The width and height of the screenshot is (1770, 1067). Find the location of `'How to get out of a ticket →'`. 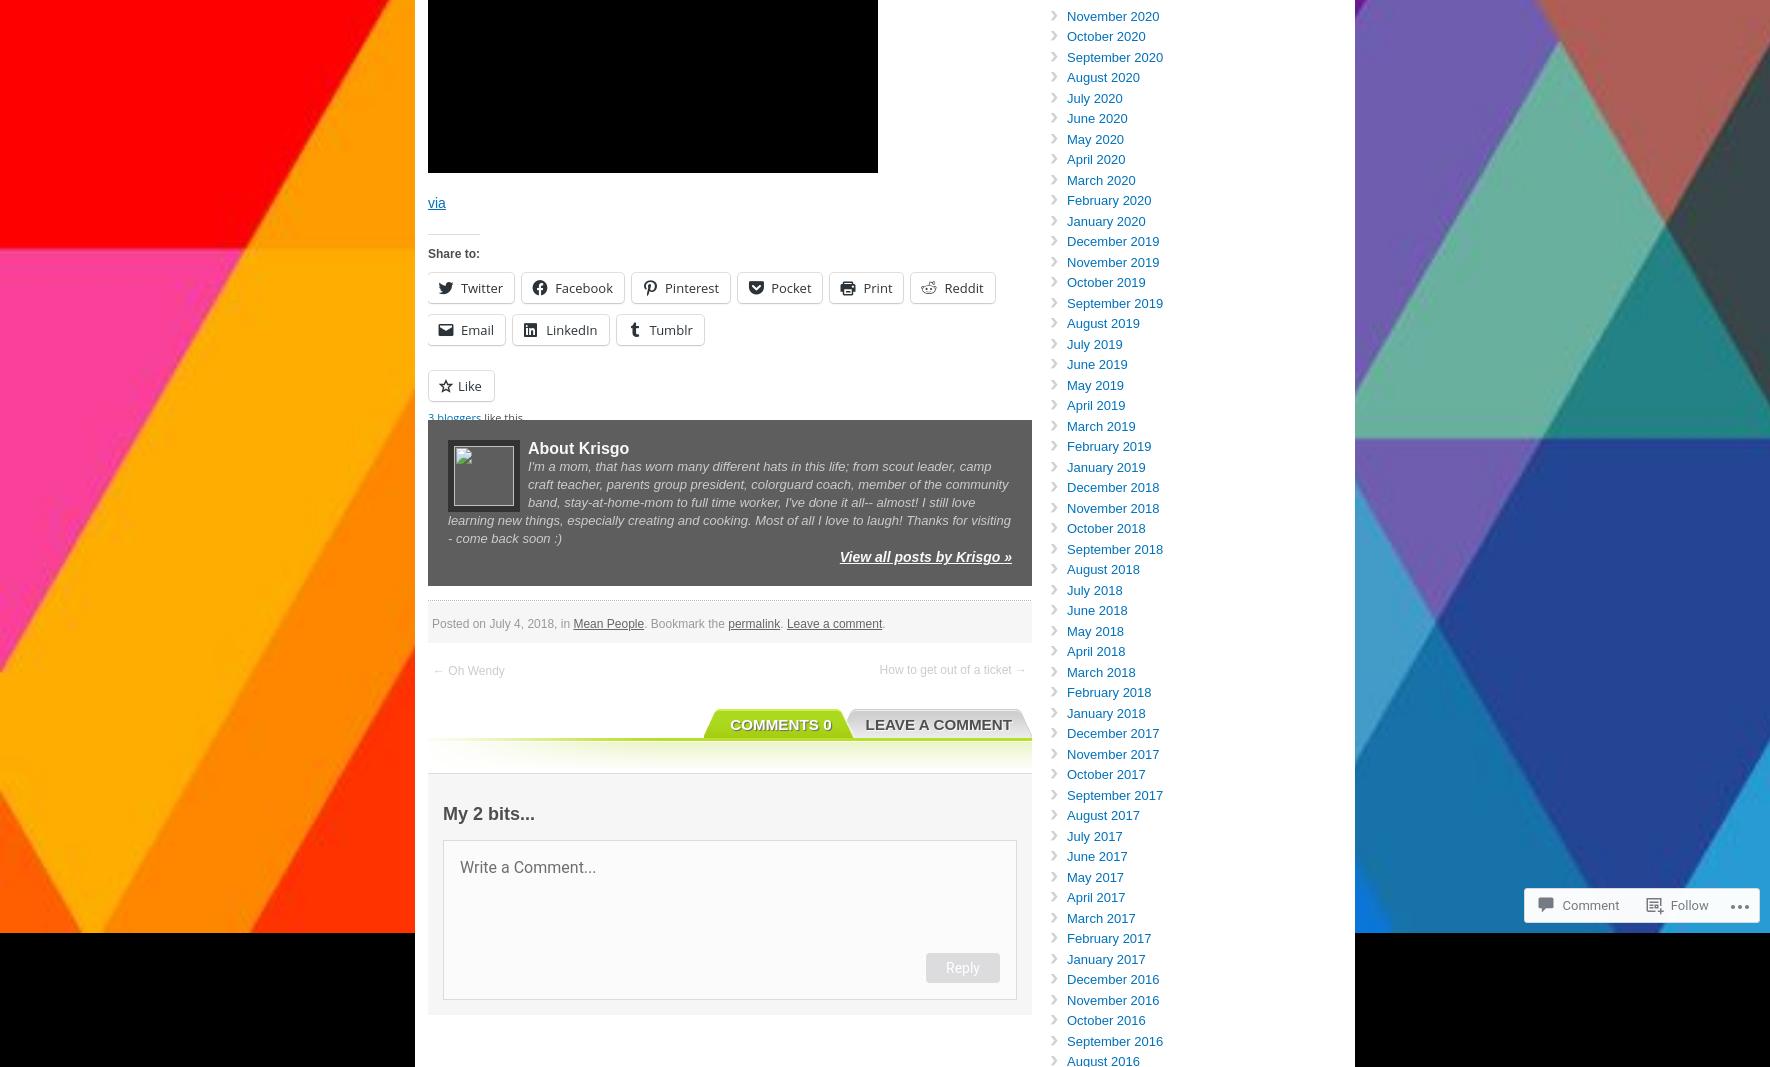

'How to get out of a ticket →' is located at coordinates (878, 669).